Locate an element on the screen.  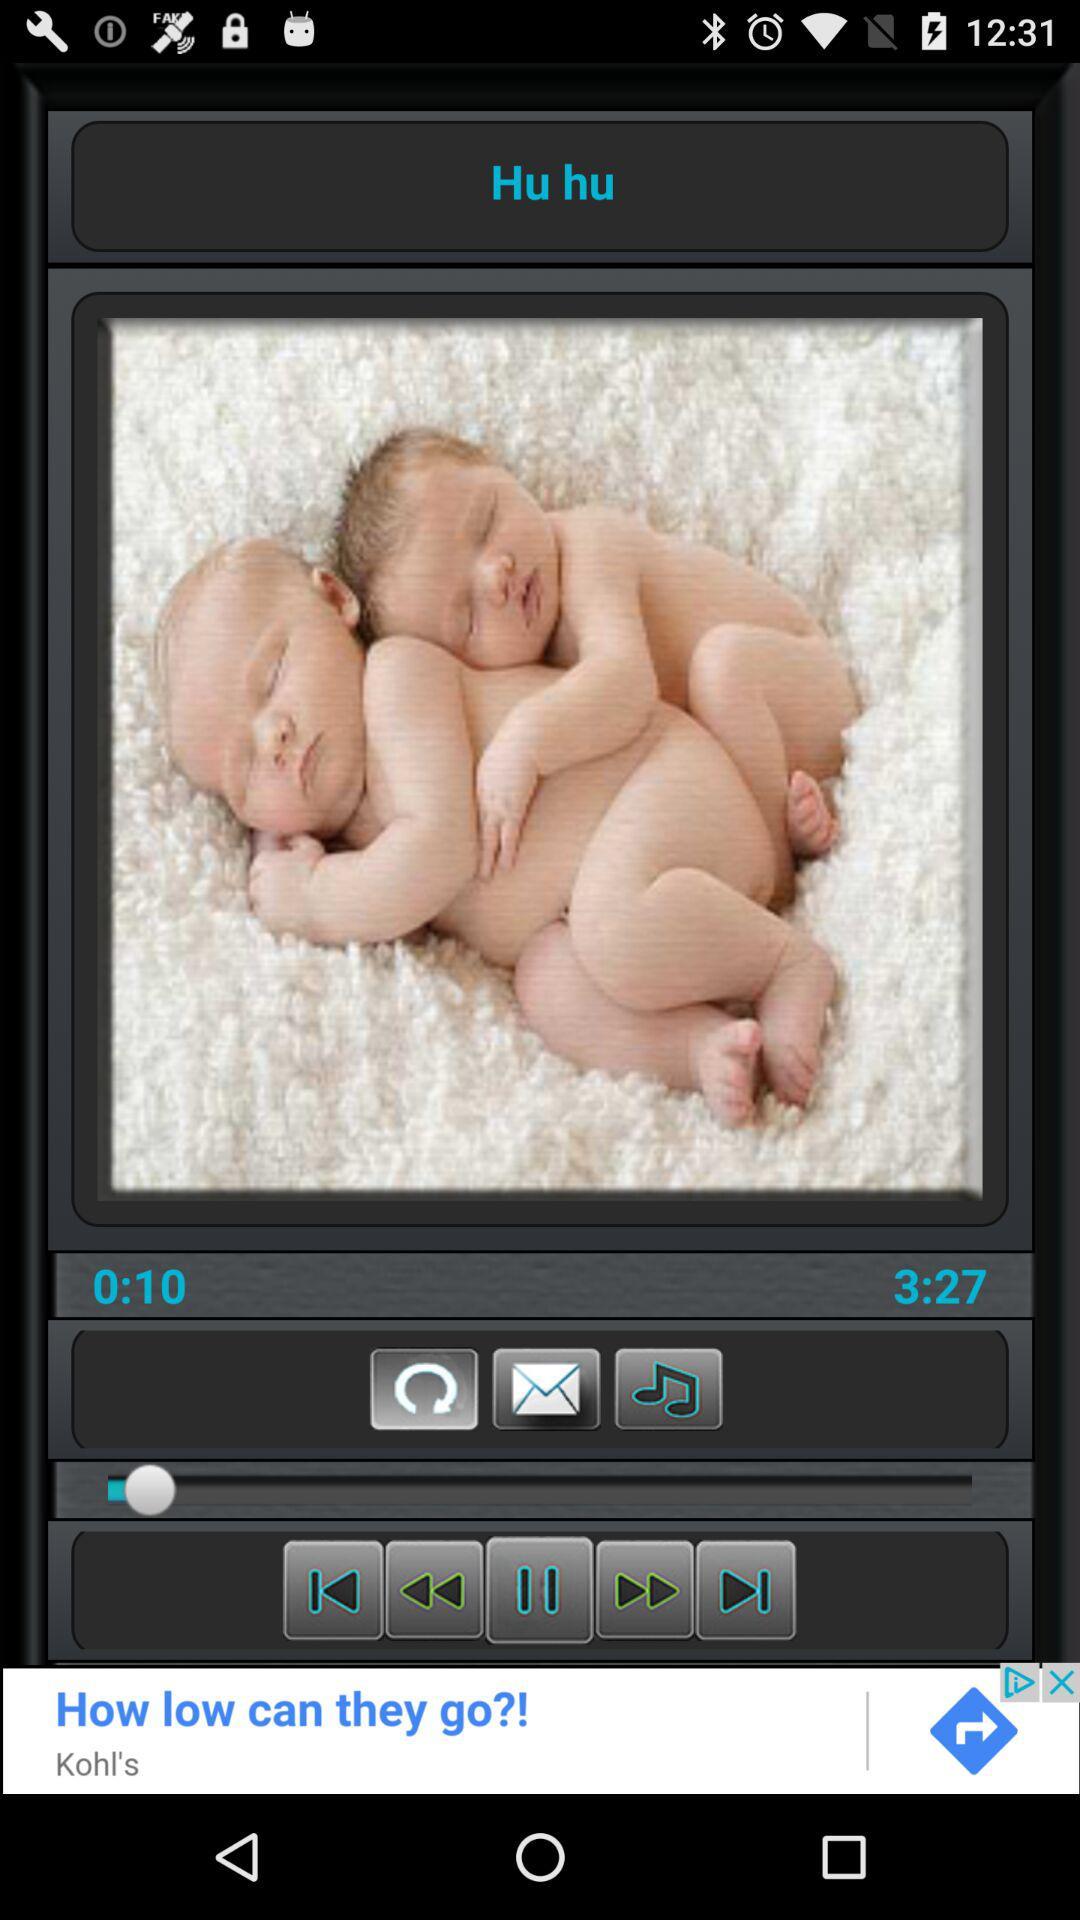
refresh is located at coordinates (423, 1387).